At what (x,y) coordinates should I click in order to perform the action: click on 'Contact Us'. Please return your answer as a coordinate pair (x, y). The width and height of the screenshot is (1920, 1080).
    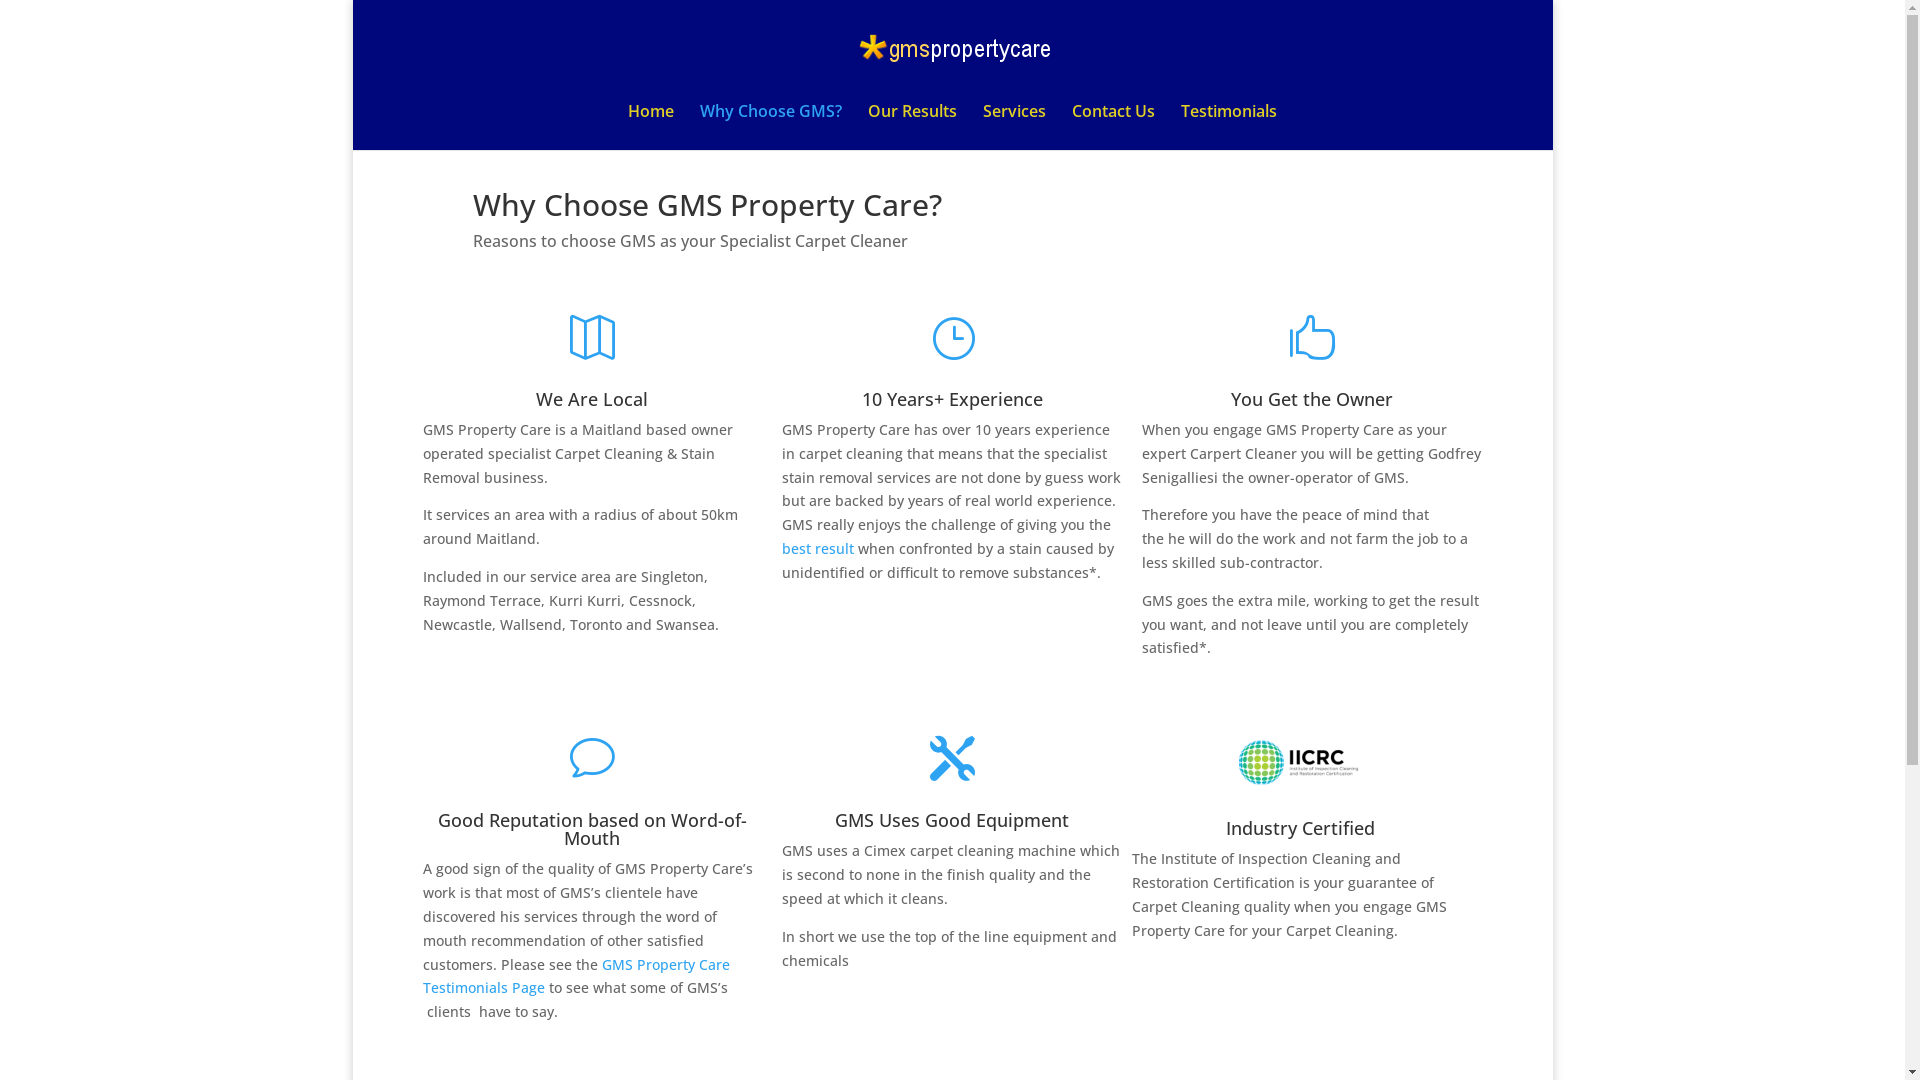
    Looking at the image, I should click on (1112, 127).